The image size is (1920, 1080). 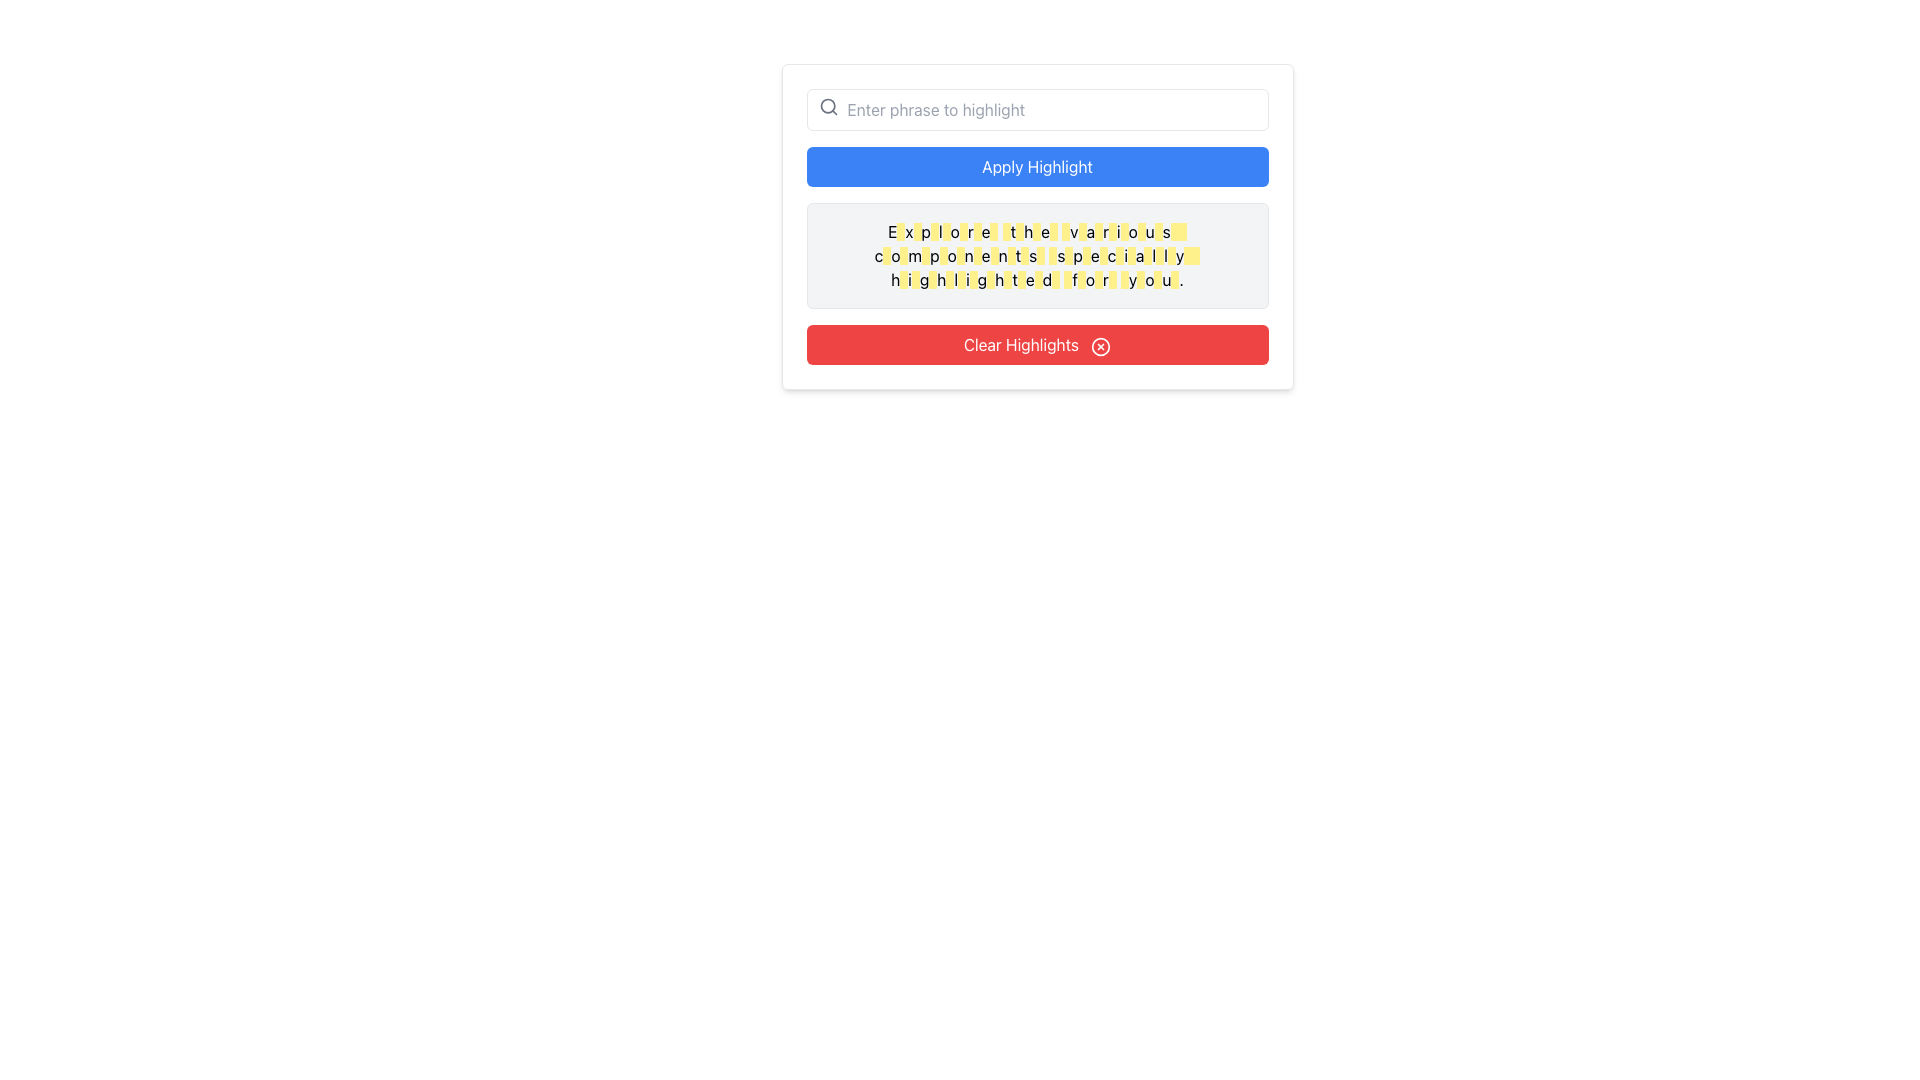 What do you see at coordinates (1111, 230) in the screenshot?
I see `the fifteenth yellow-highlighted rectangle that serves as a decorative indicator in the phrase 'Explore the various components specially highlighted for you.'` at bounding box center [1111, 230].